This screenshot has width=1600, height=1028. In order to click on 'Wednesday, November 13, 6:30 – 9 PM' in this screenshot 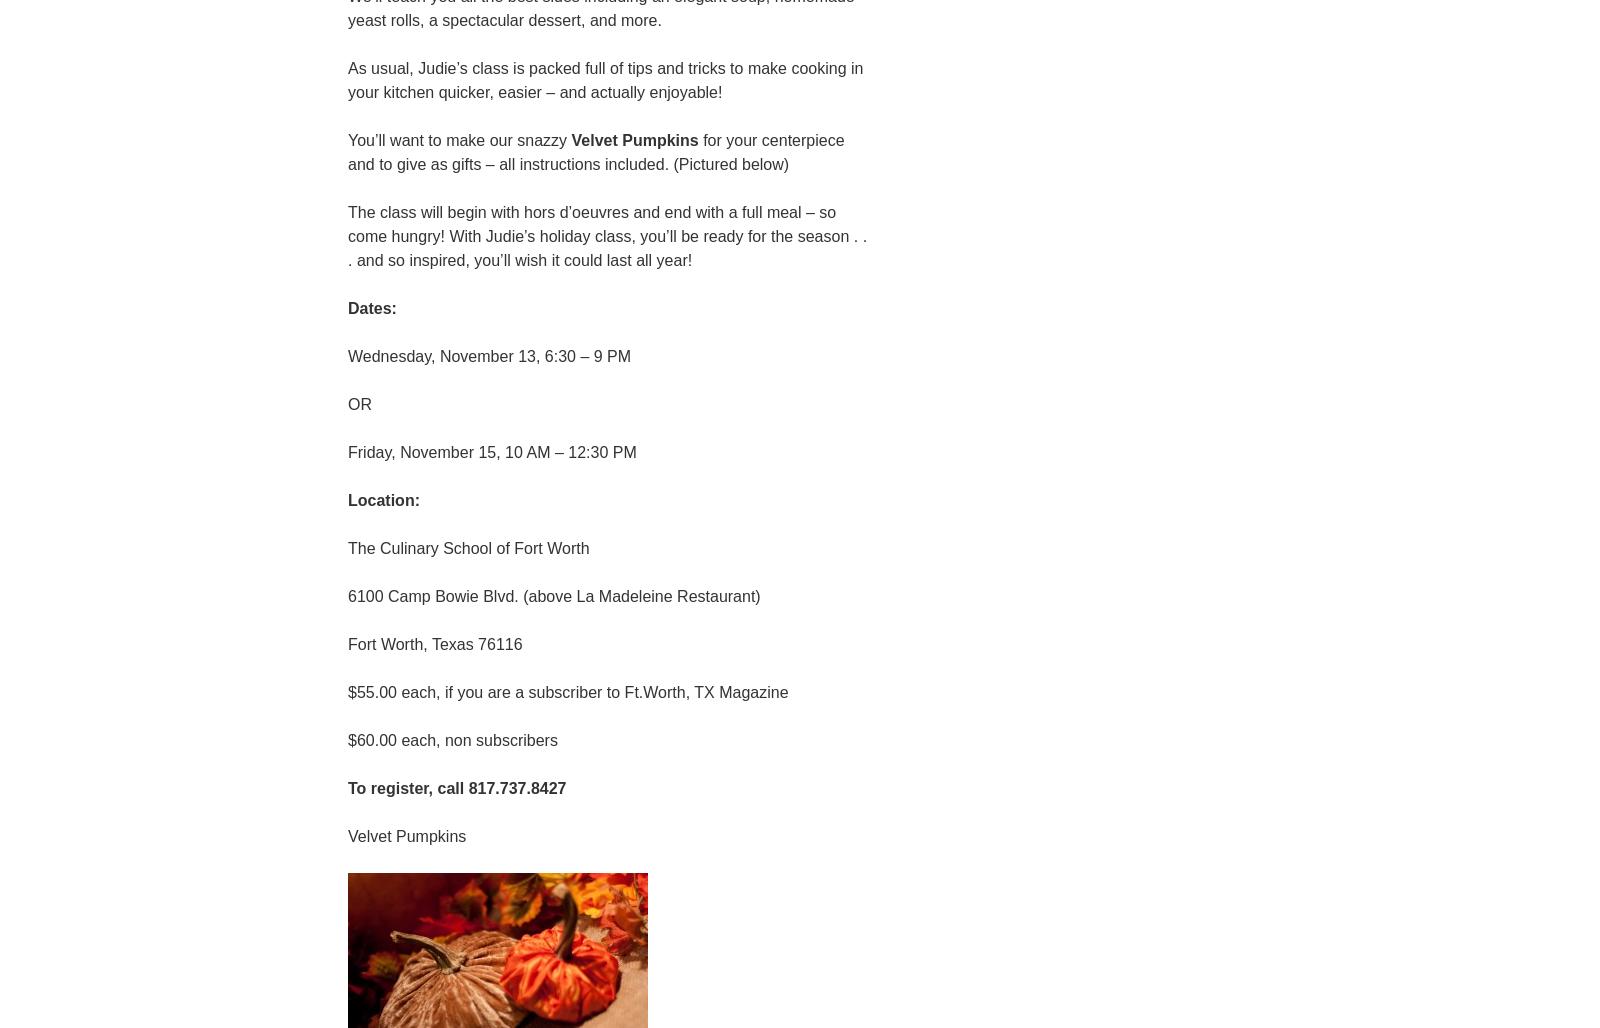, I will do `click(488, 354)`.